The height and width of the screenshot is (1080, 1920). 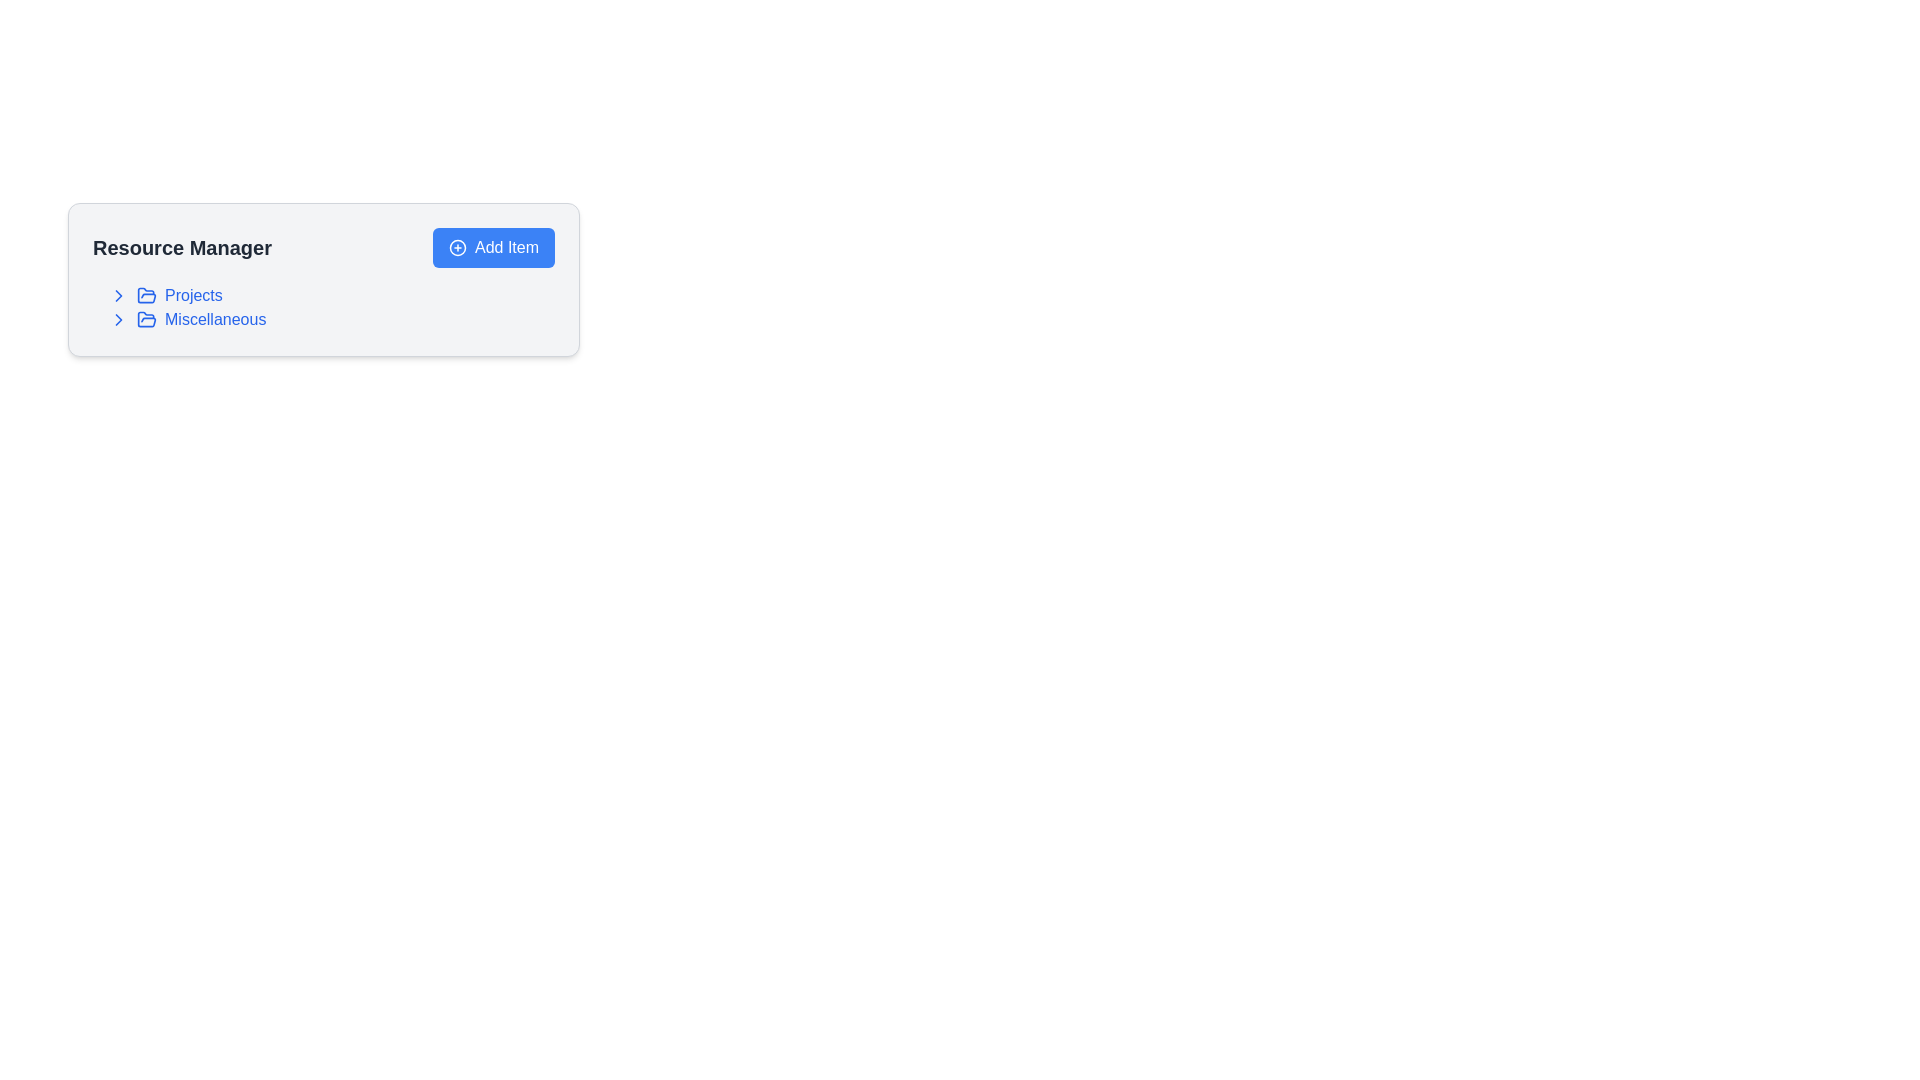 What do you see at coordinates (146, 296) in the screenshot?
I see `the folder icon indicating 'Projects', which is positioned between a chevron icon and the text 'Projects'` at bounding box center [146, 296].